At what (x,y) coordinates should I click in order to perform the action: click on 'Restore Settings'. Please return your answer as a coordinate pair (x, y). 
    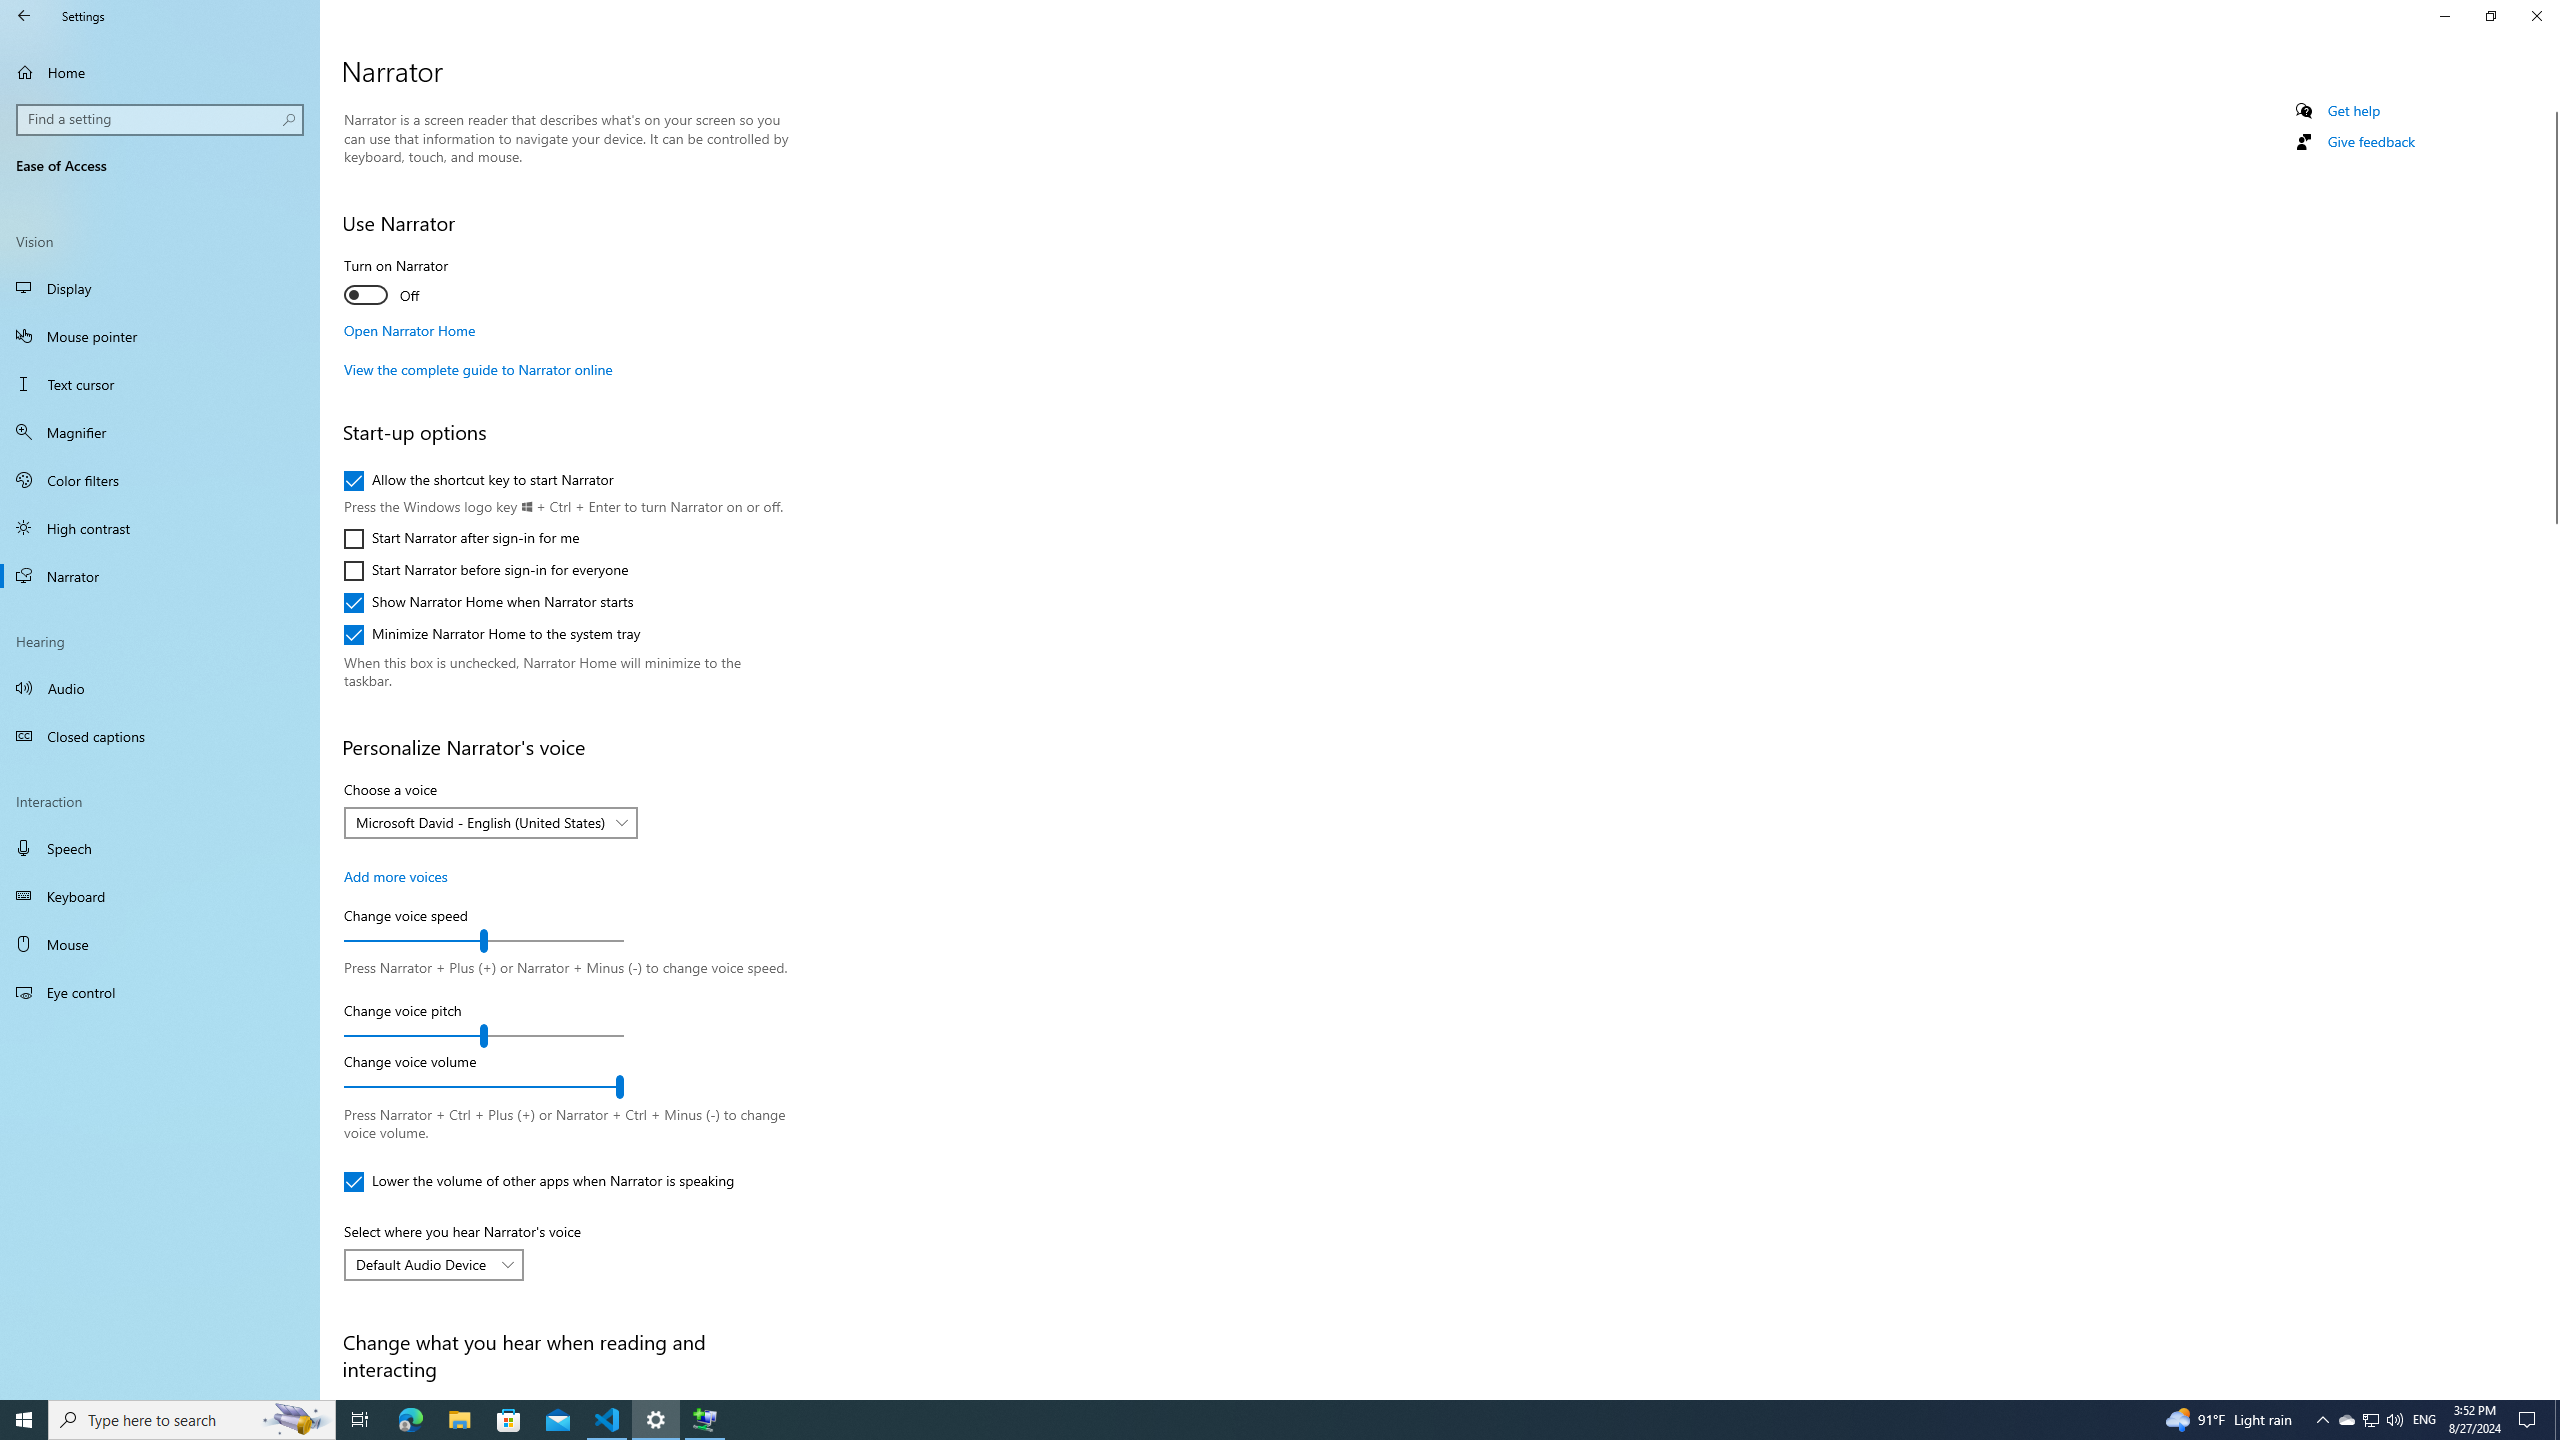
    Looking at the image, I should click on (2490, 15).